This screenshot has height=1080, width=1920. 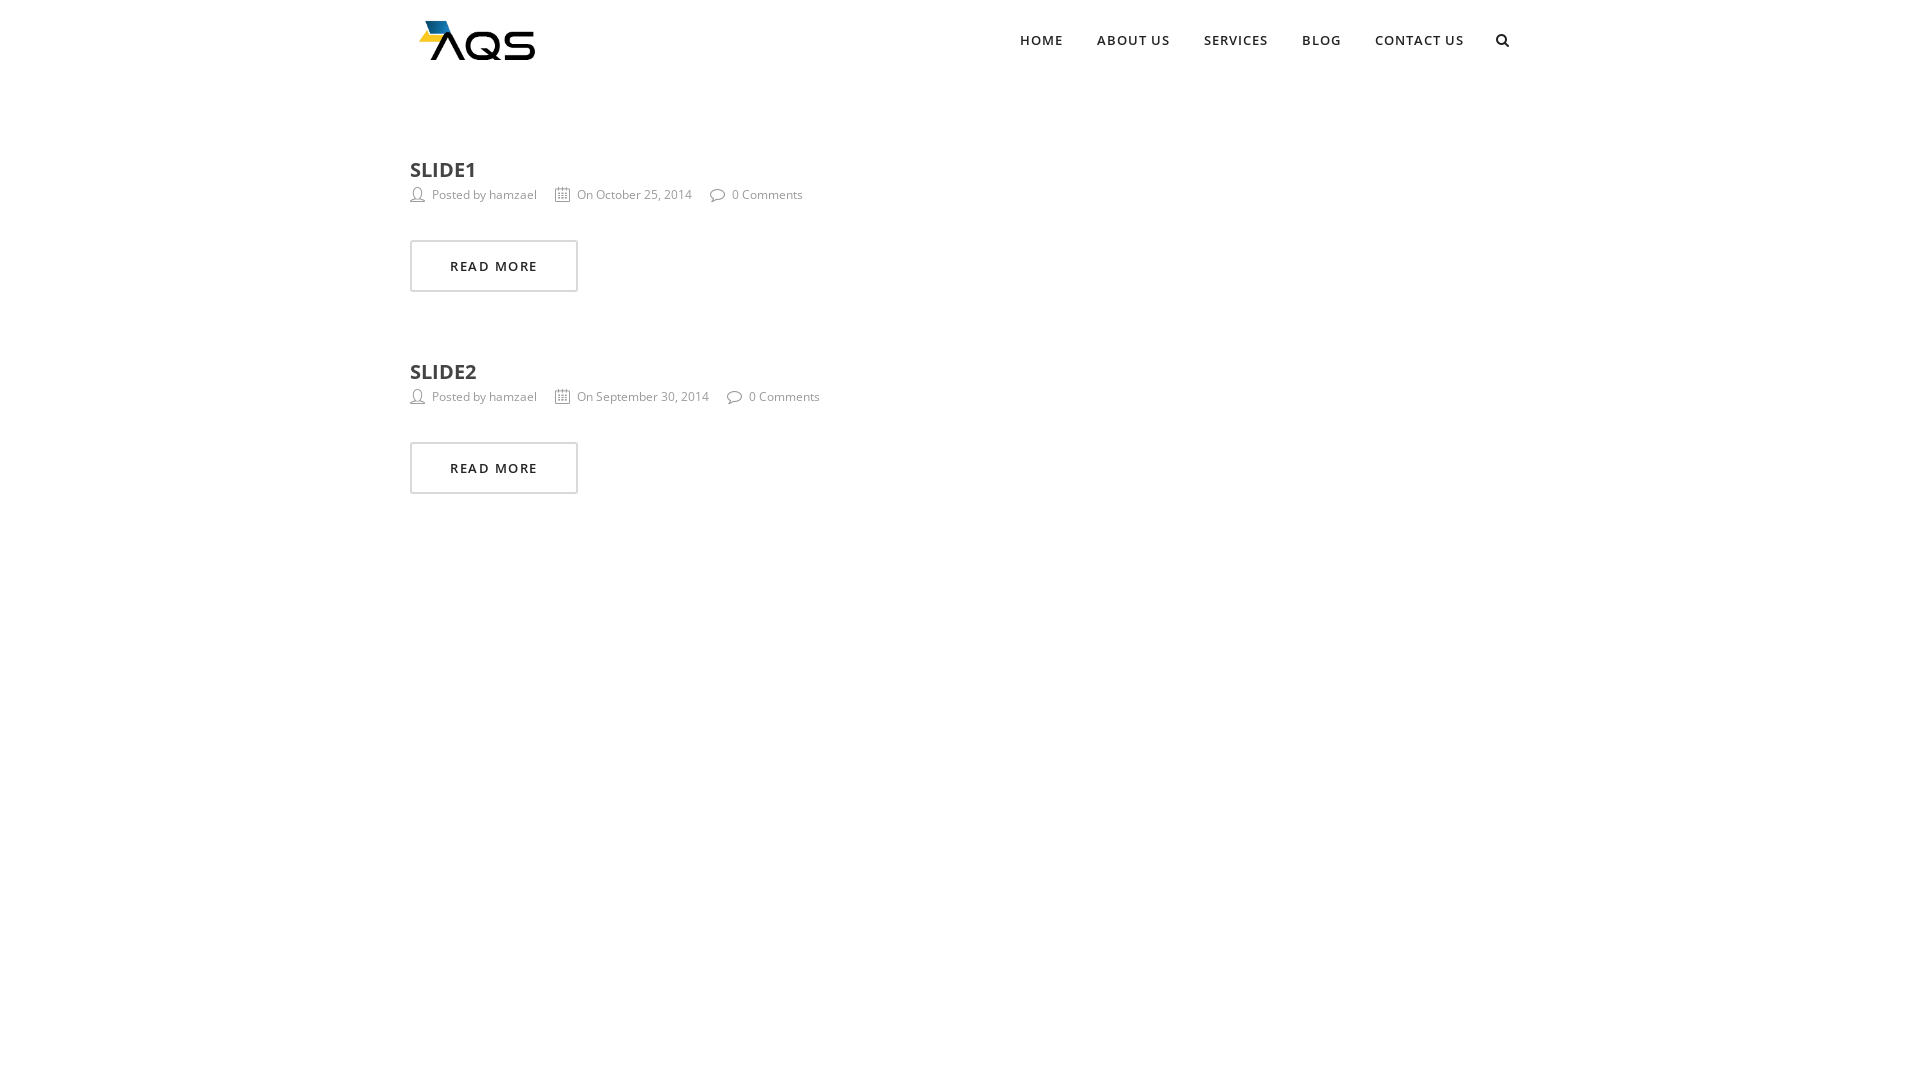 I want to click on 'READ MORE', so click(x=408, y=265).